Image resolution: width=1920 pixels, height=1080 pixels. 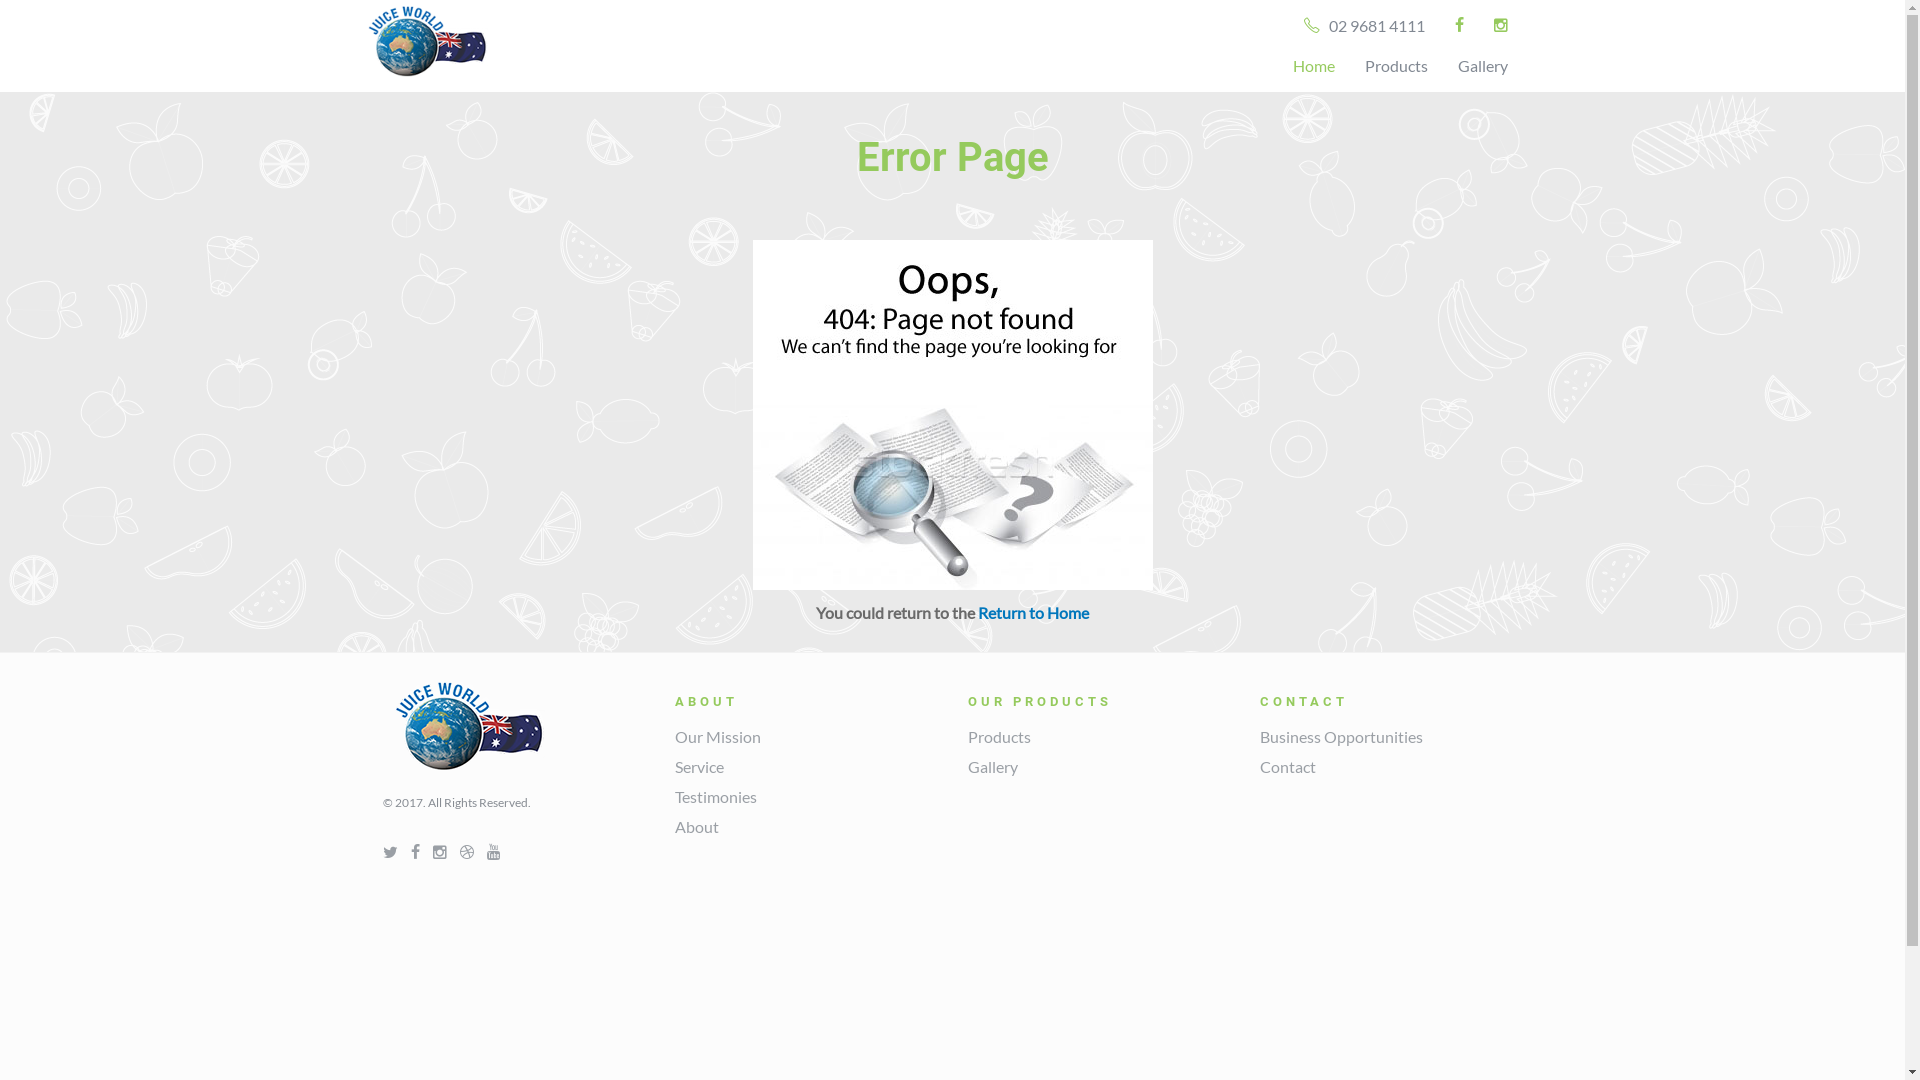 I want to click on 'Service', so click(x=699, y=765).